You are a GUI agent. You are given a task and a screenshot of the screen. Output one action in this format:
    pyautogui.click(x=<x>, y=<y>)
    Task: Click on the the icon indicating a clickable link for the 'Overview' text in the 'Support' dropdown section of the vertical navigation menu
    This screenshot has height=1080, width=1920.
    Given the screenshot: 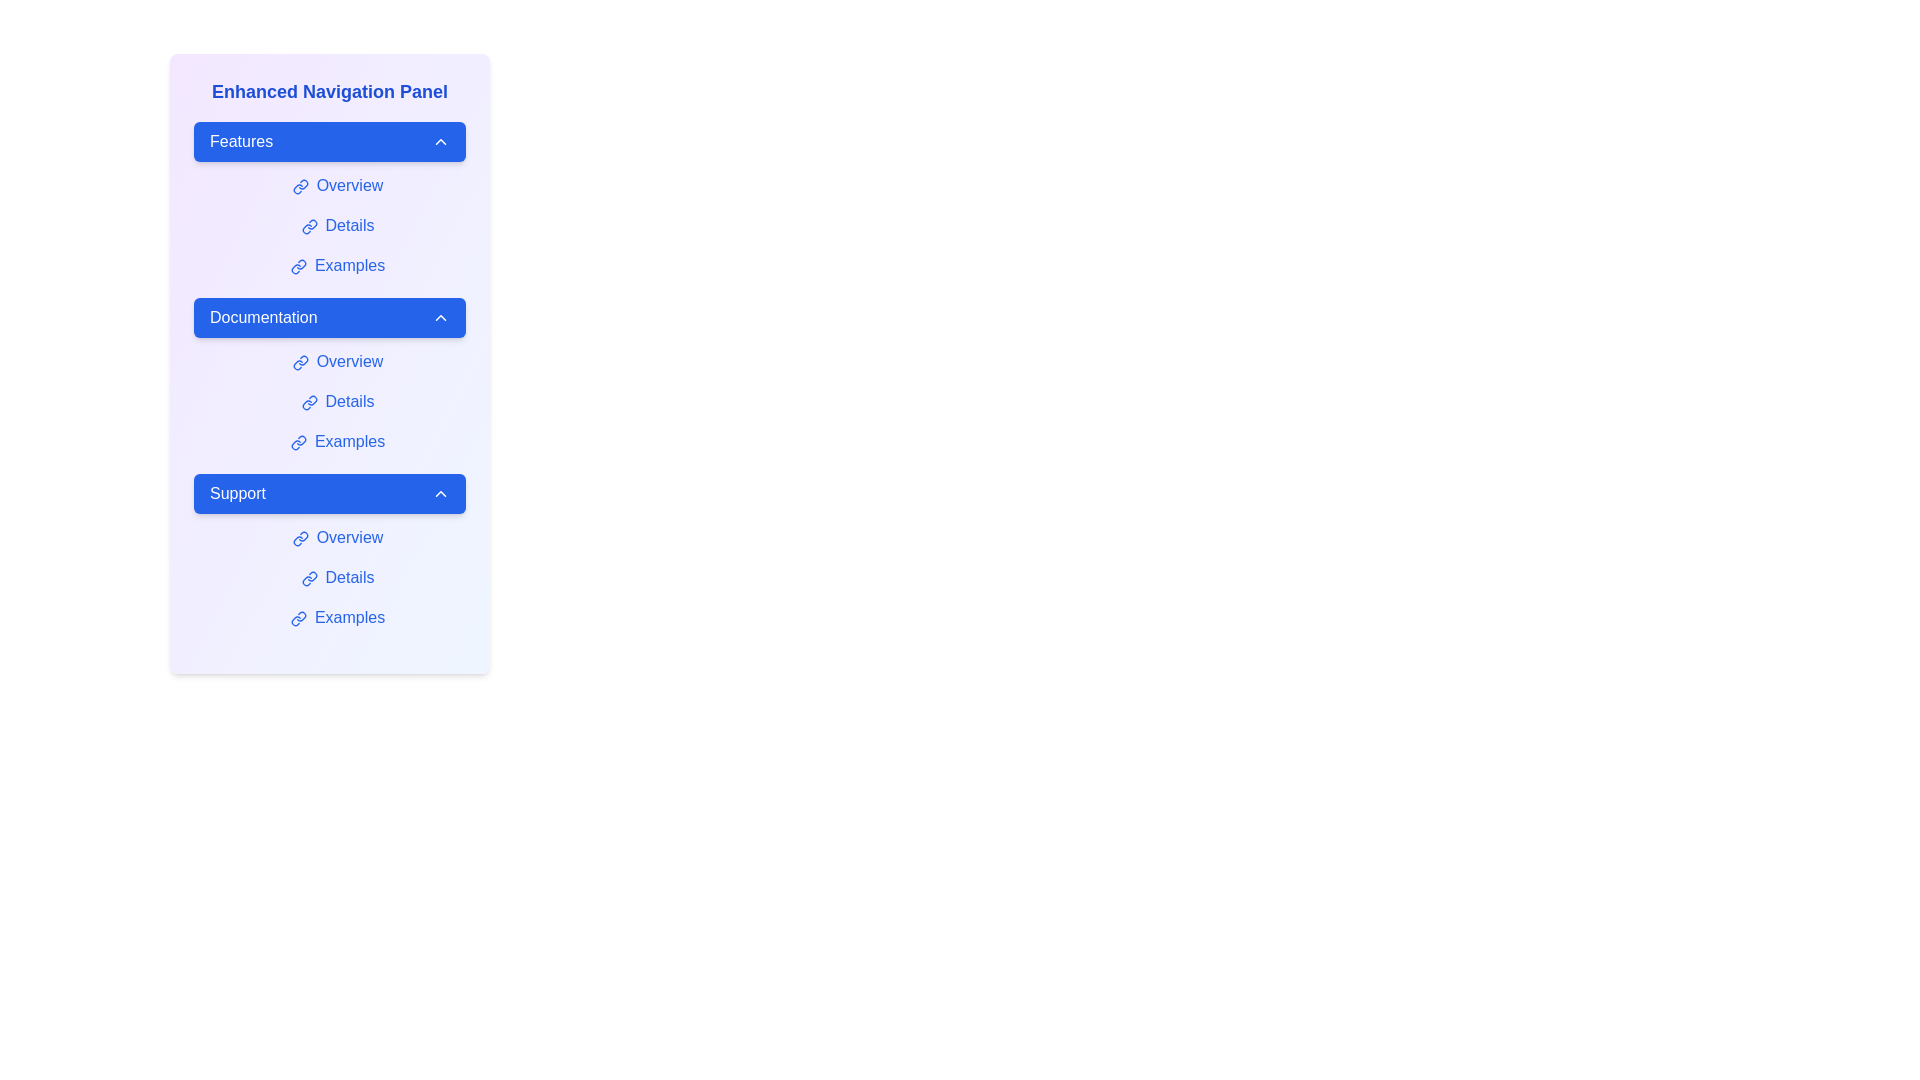 What is the action you would take?
    pyautogui.click(x=299, y=537)
    